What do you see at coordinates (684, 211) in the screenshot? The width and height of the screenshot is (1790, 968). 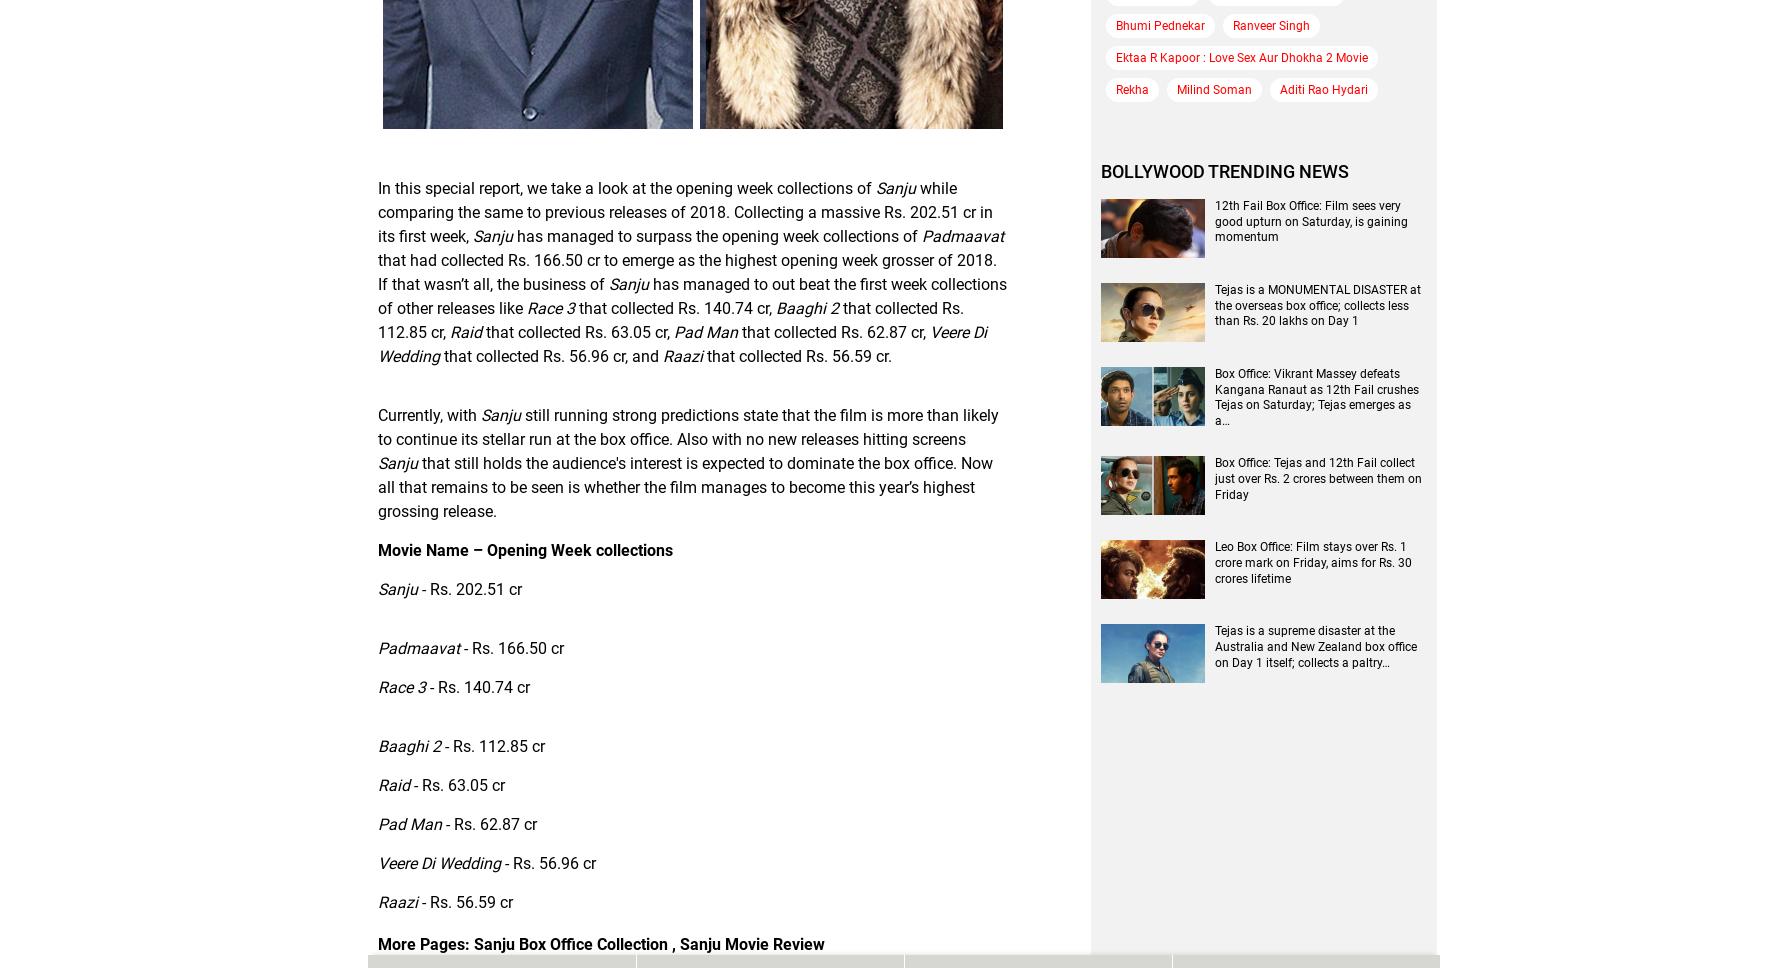 I see `'while comparing the same to previous releases of 2018. Collecting a massive Rs. 202.51 cr in its first week,'` at bounding box center [684, 211].